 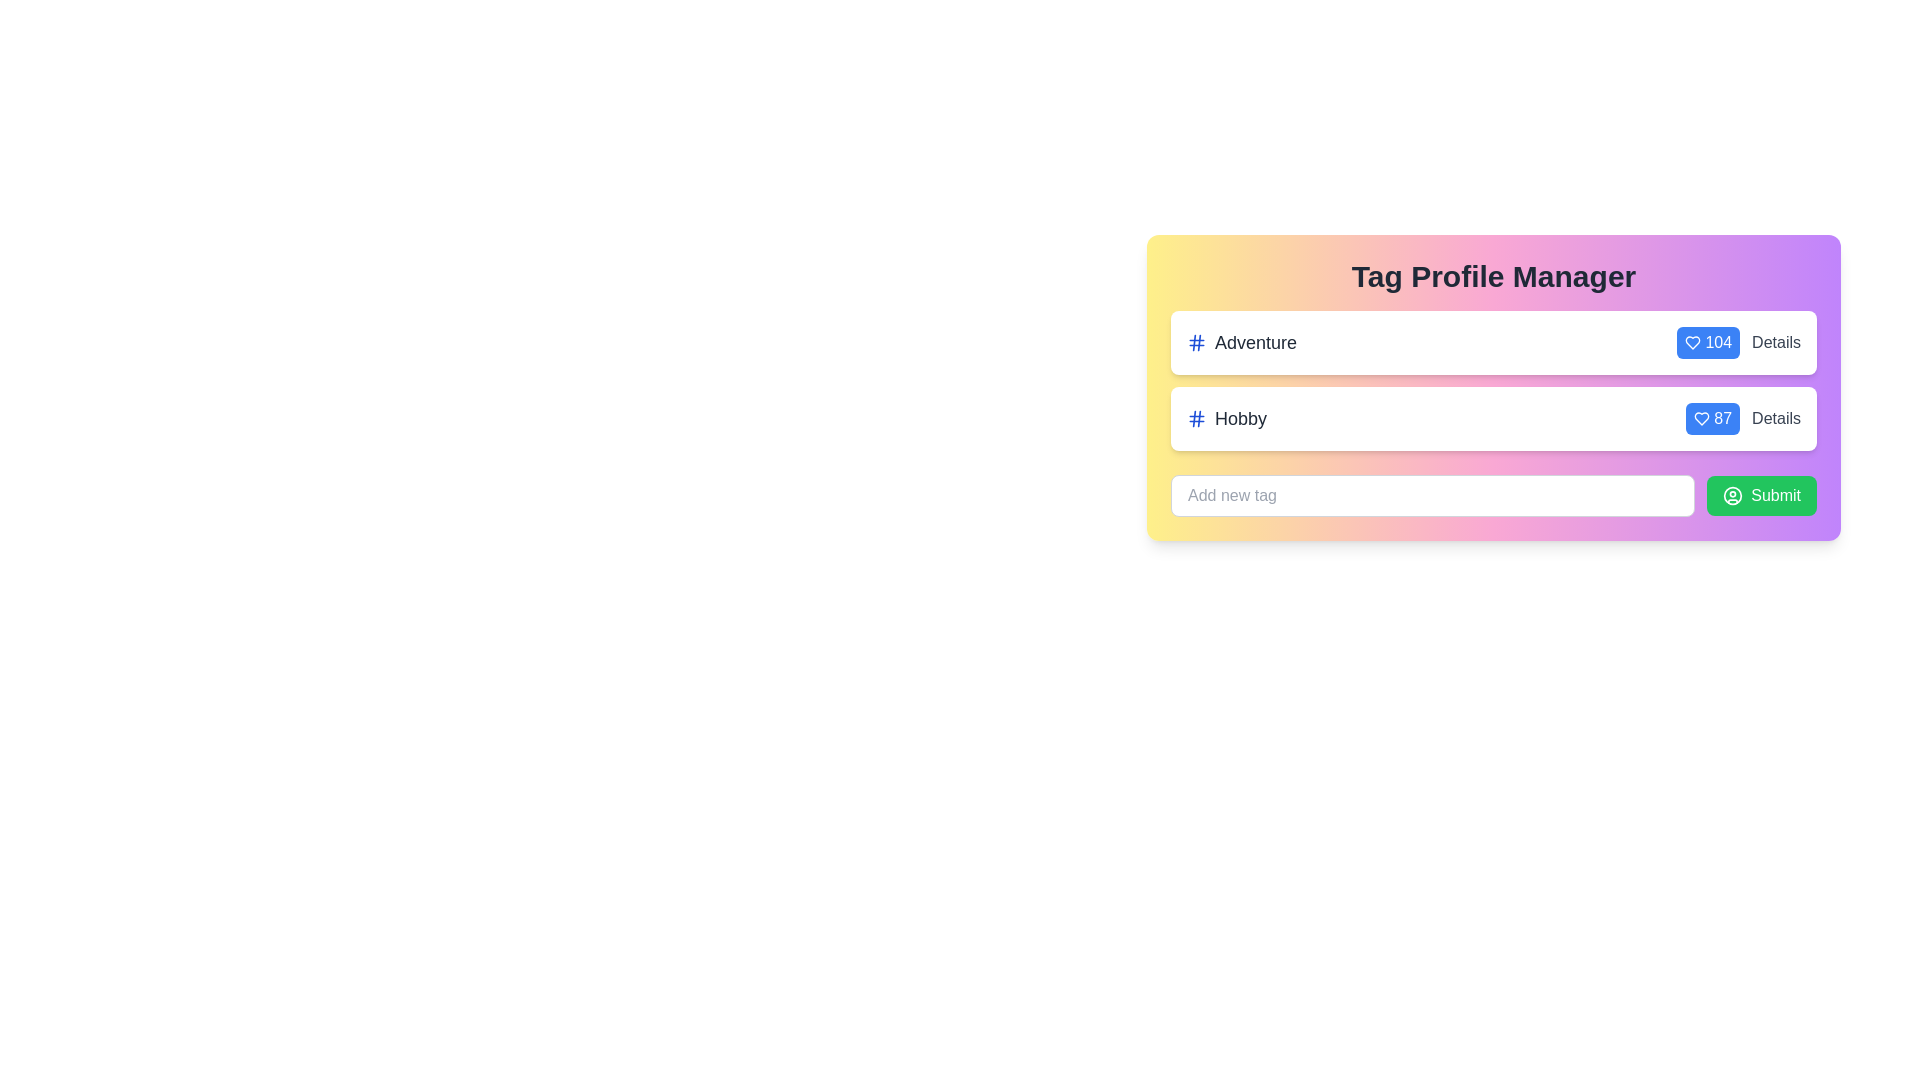 I want to click on the '104' label indicating the number of likes associated with the item 'Adventure', so click(x=1738, y=342).